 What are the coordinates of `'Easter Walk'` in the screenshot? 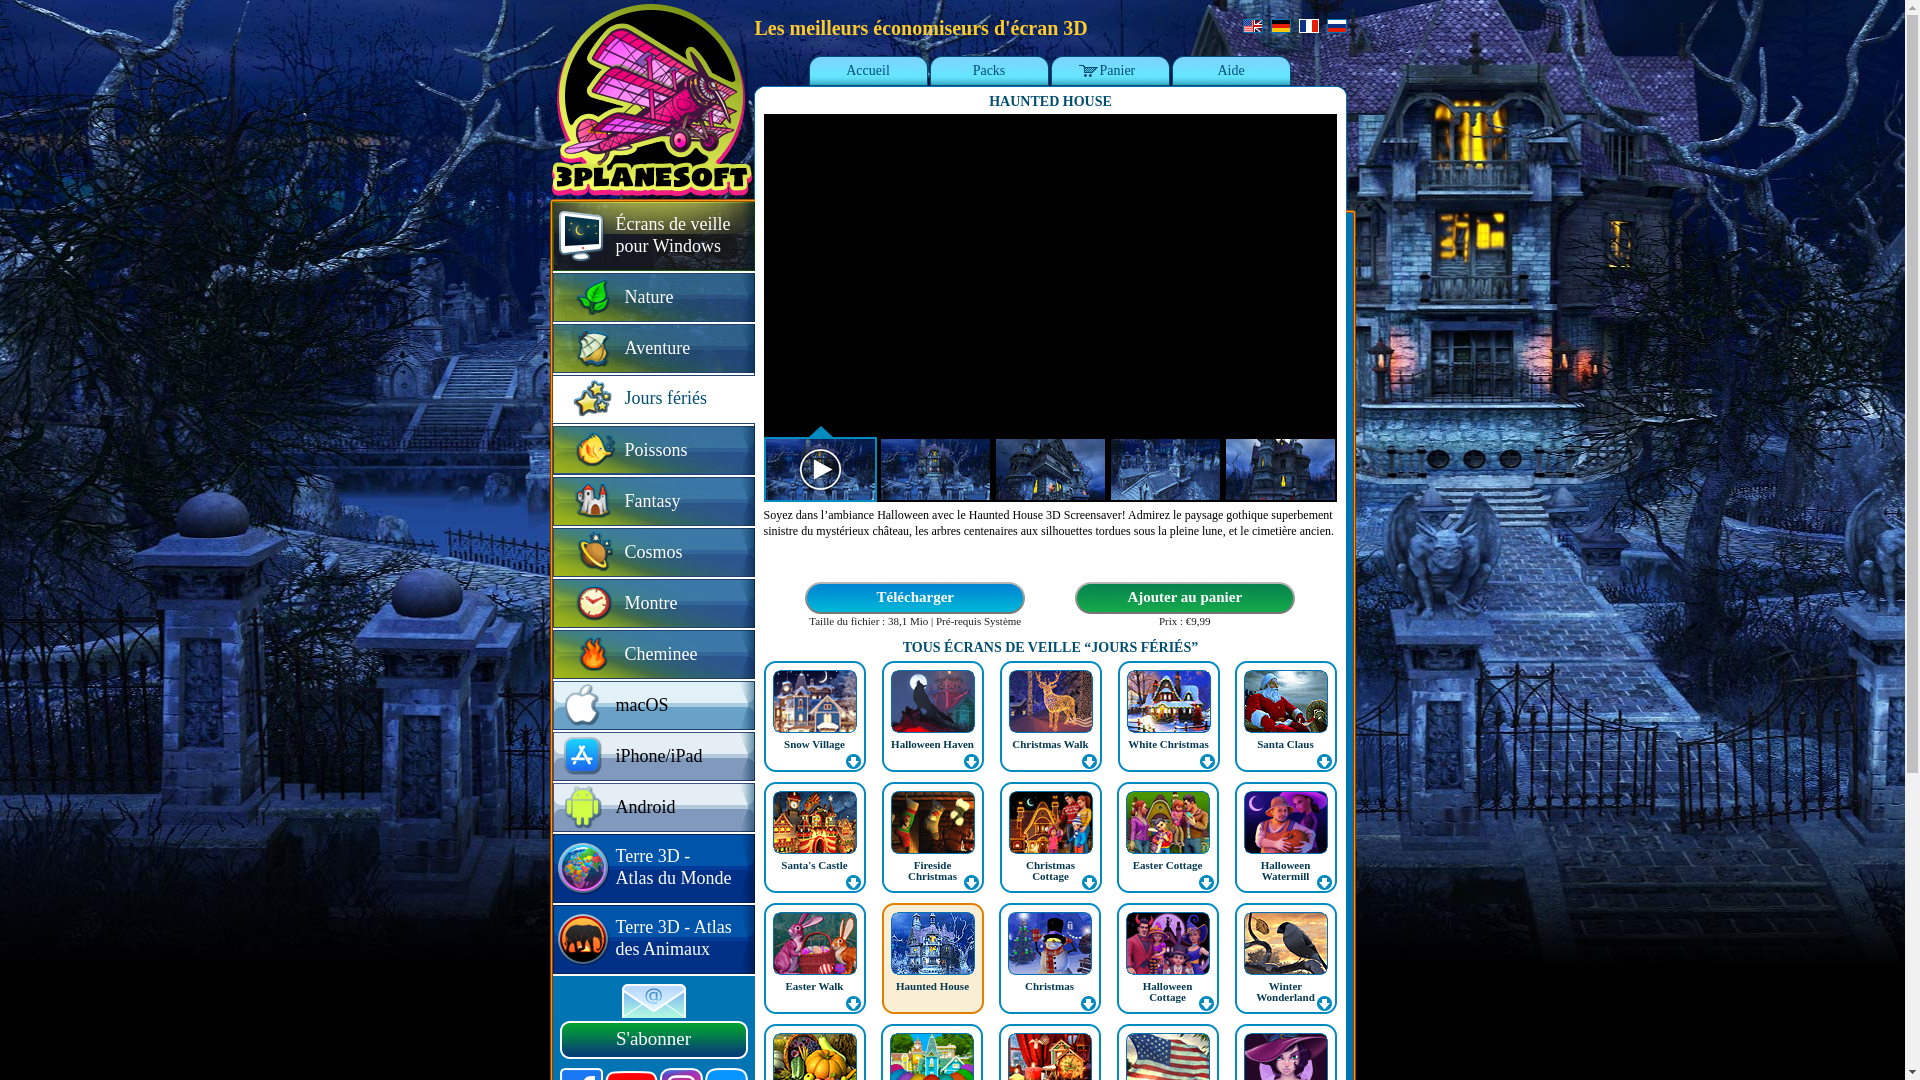 It's located at (815, 985).